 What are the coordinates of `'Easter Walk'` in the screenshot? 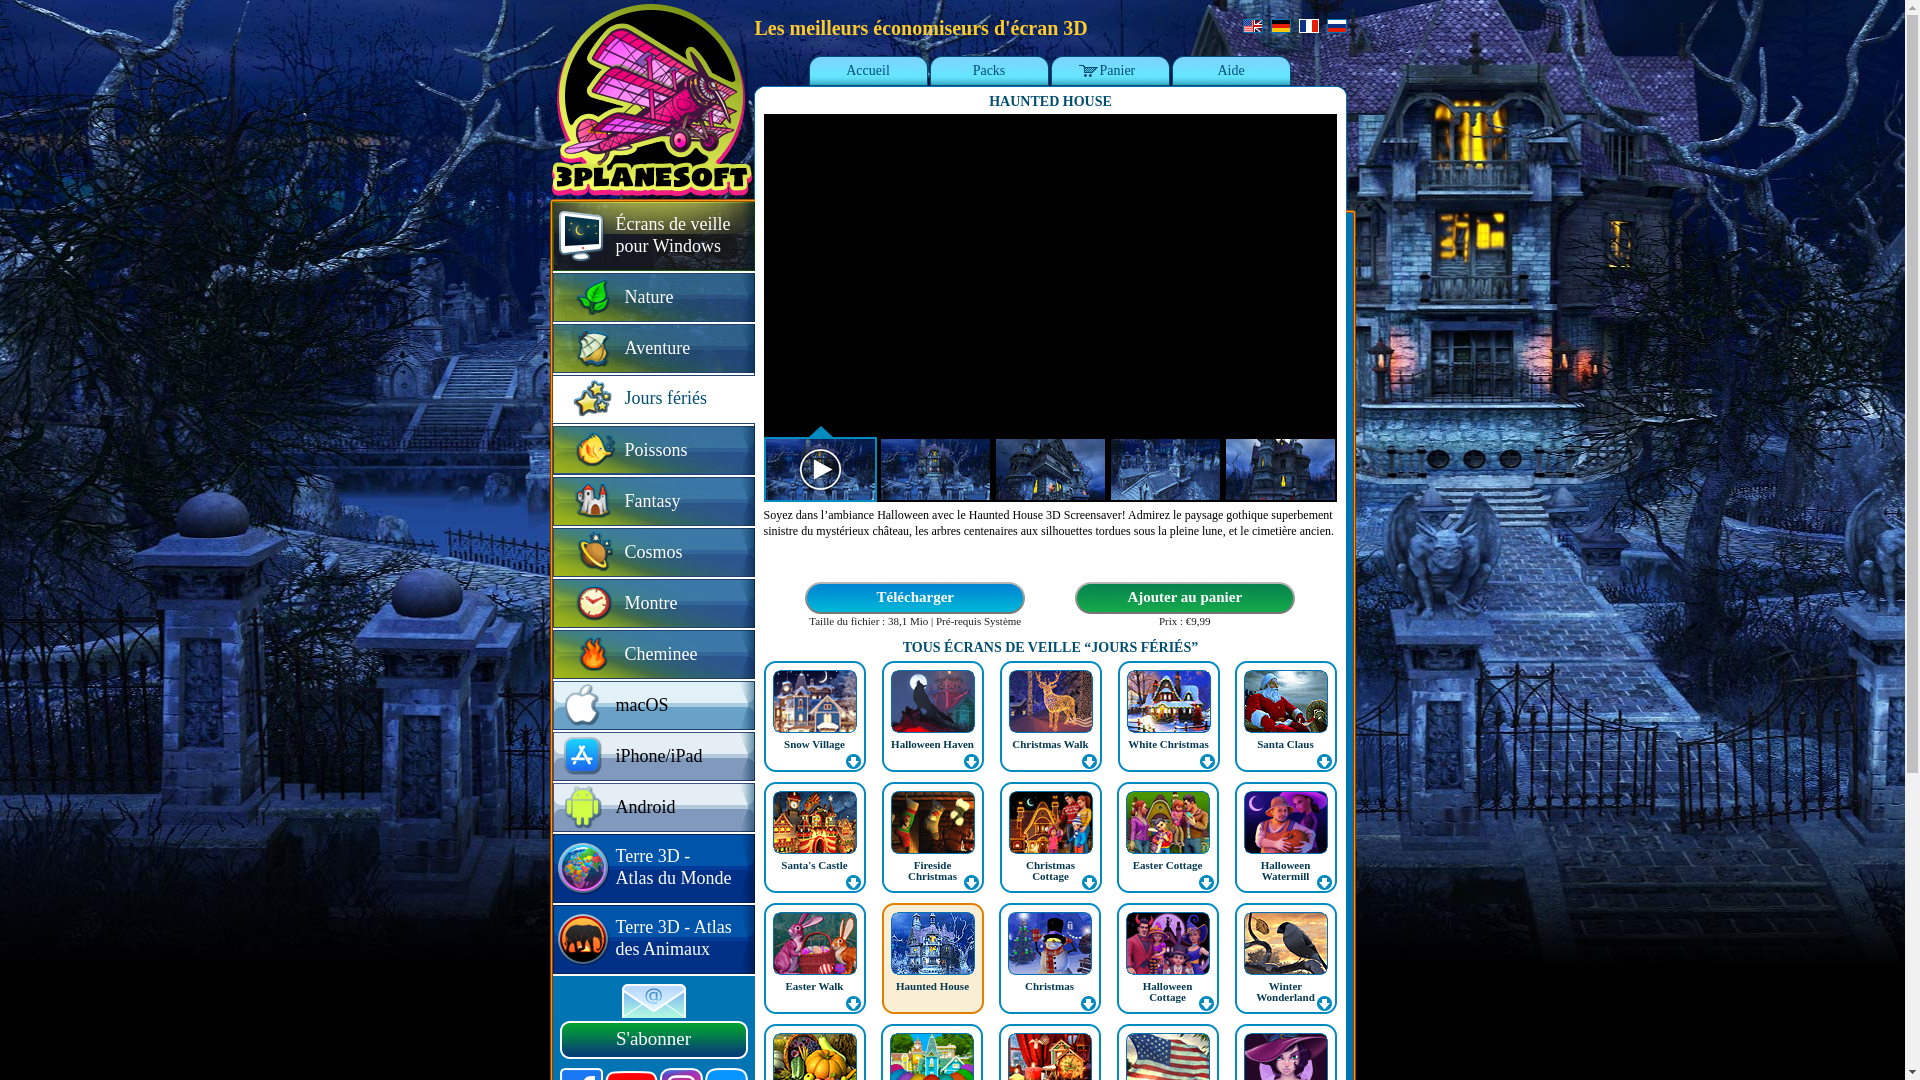 It's located at (815, 985).